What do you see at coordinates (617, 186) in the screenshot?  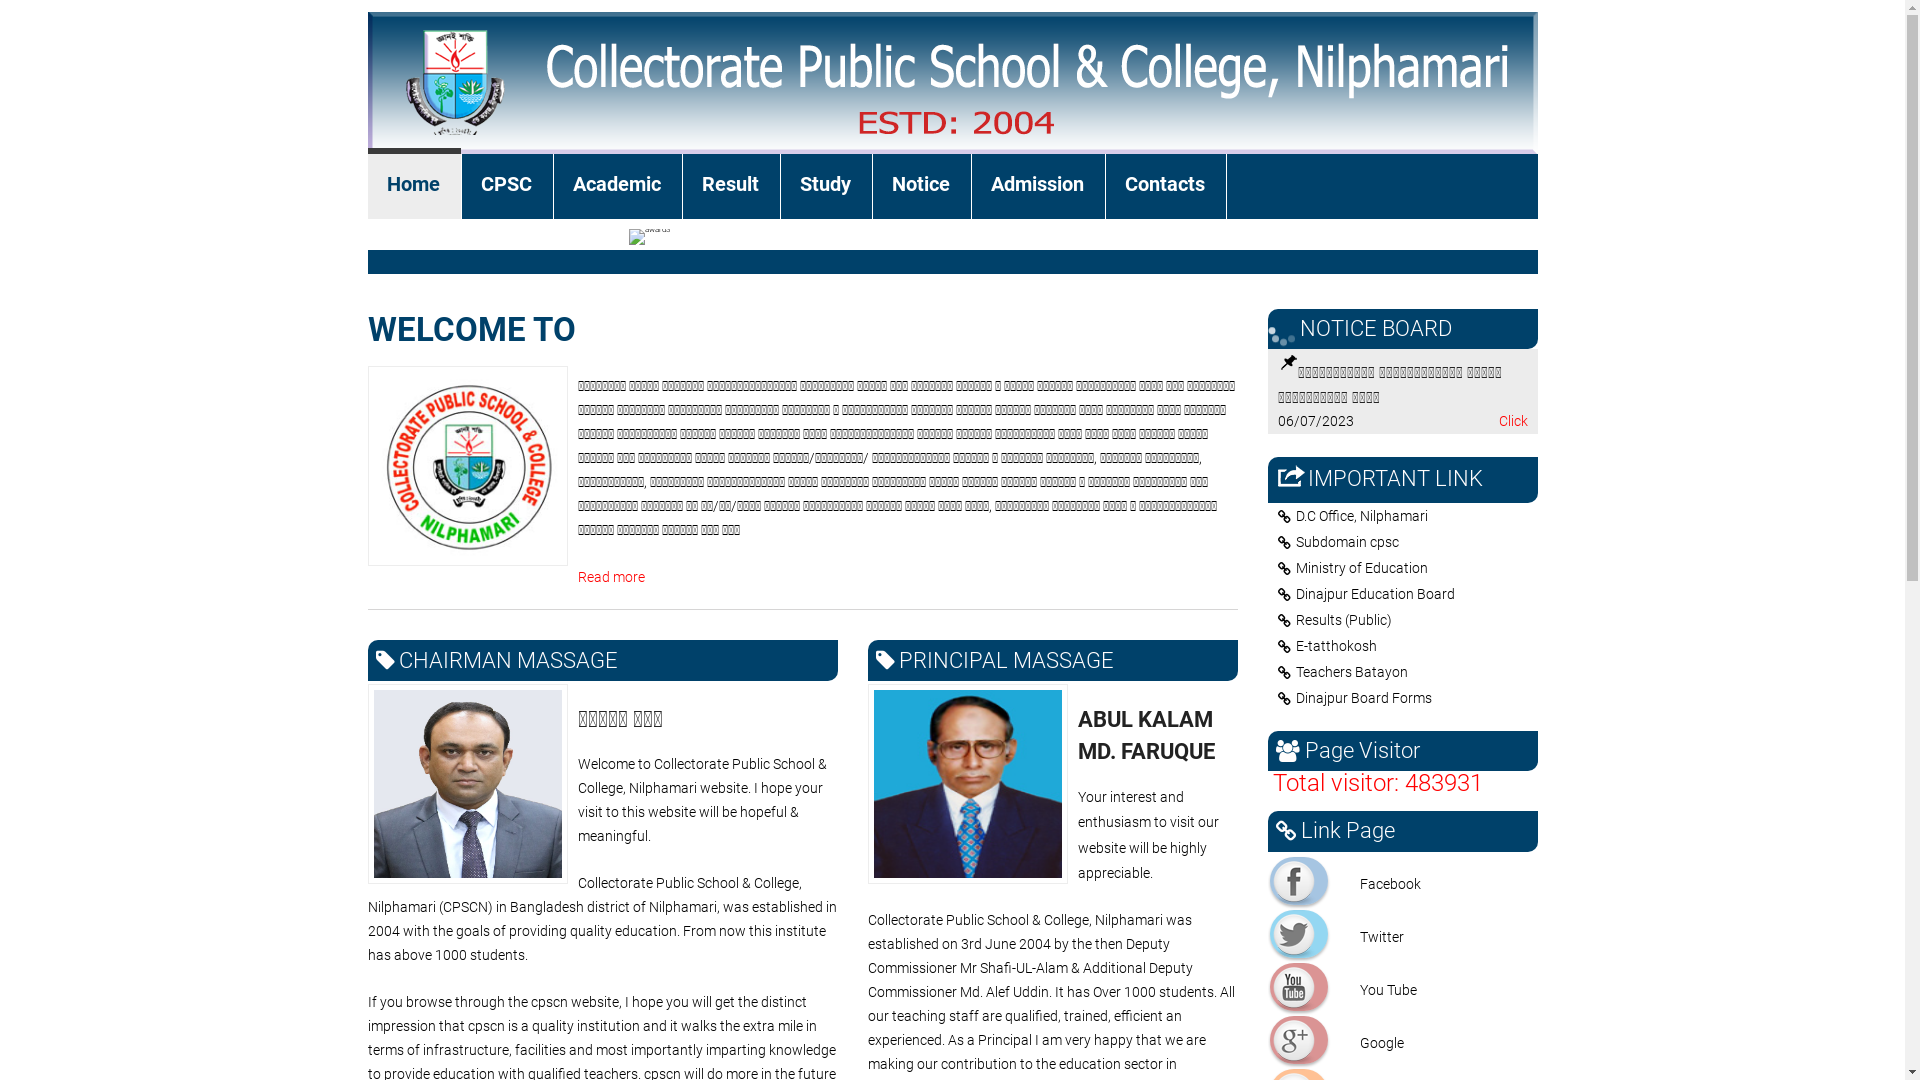 I see `'Academic'` at bounding box center [617, 186].